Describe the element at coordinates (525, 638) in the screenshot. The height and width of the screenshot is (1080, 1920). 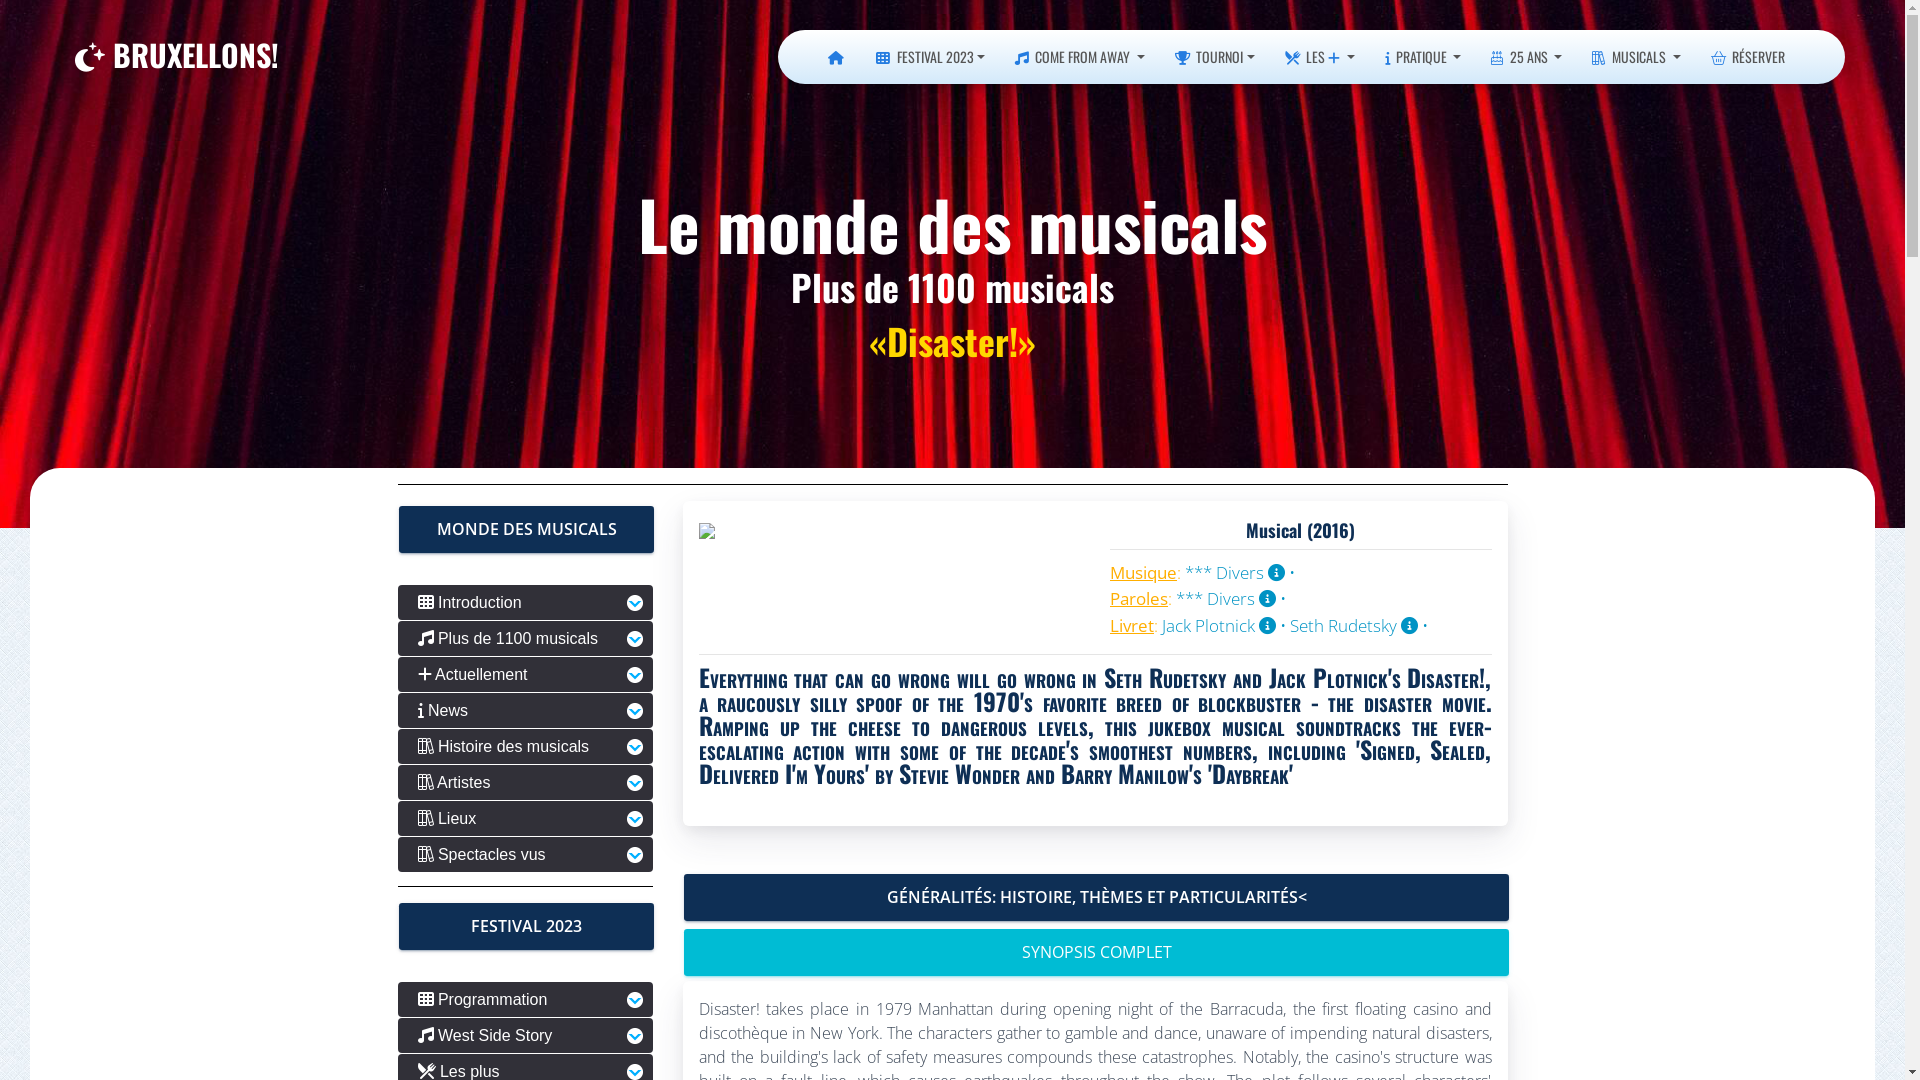
I see `'Plus de 1100 musicals'` at that location.